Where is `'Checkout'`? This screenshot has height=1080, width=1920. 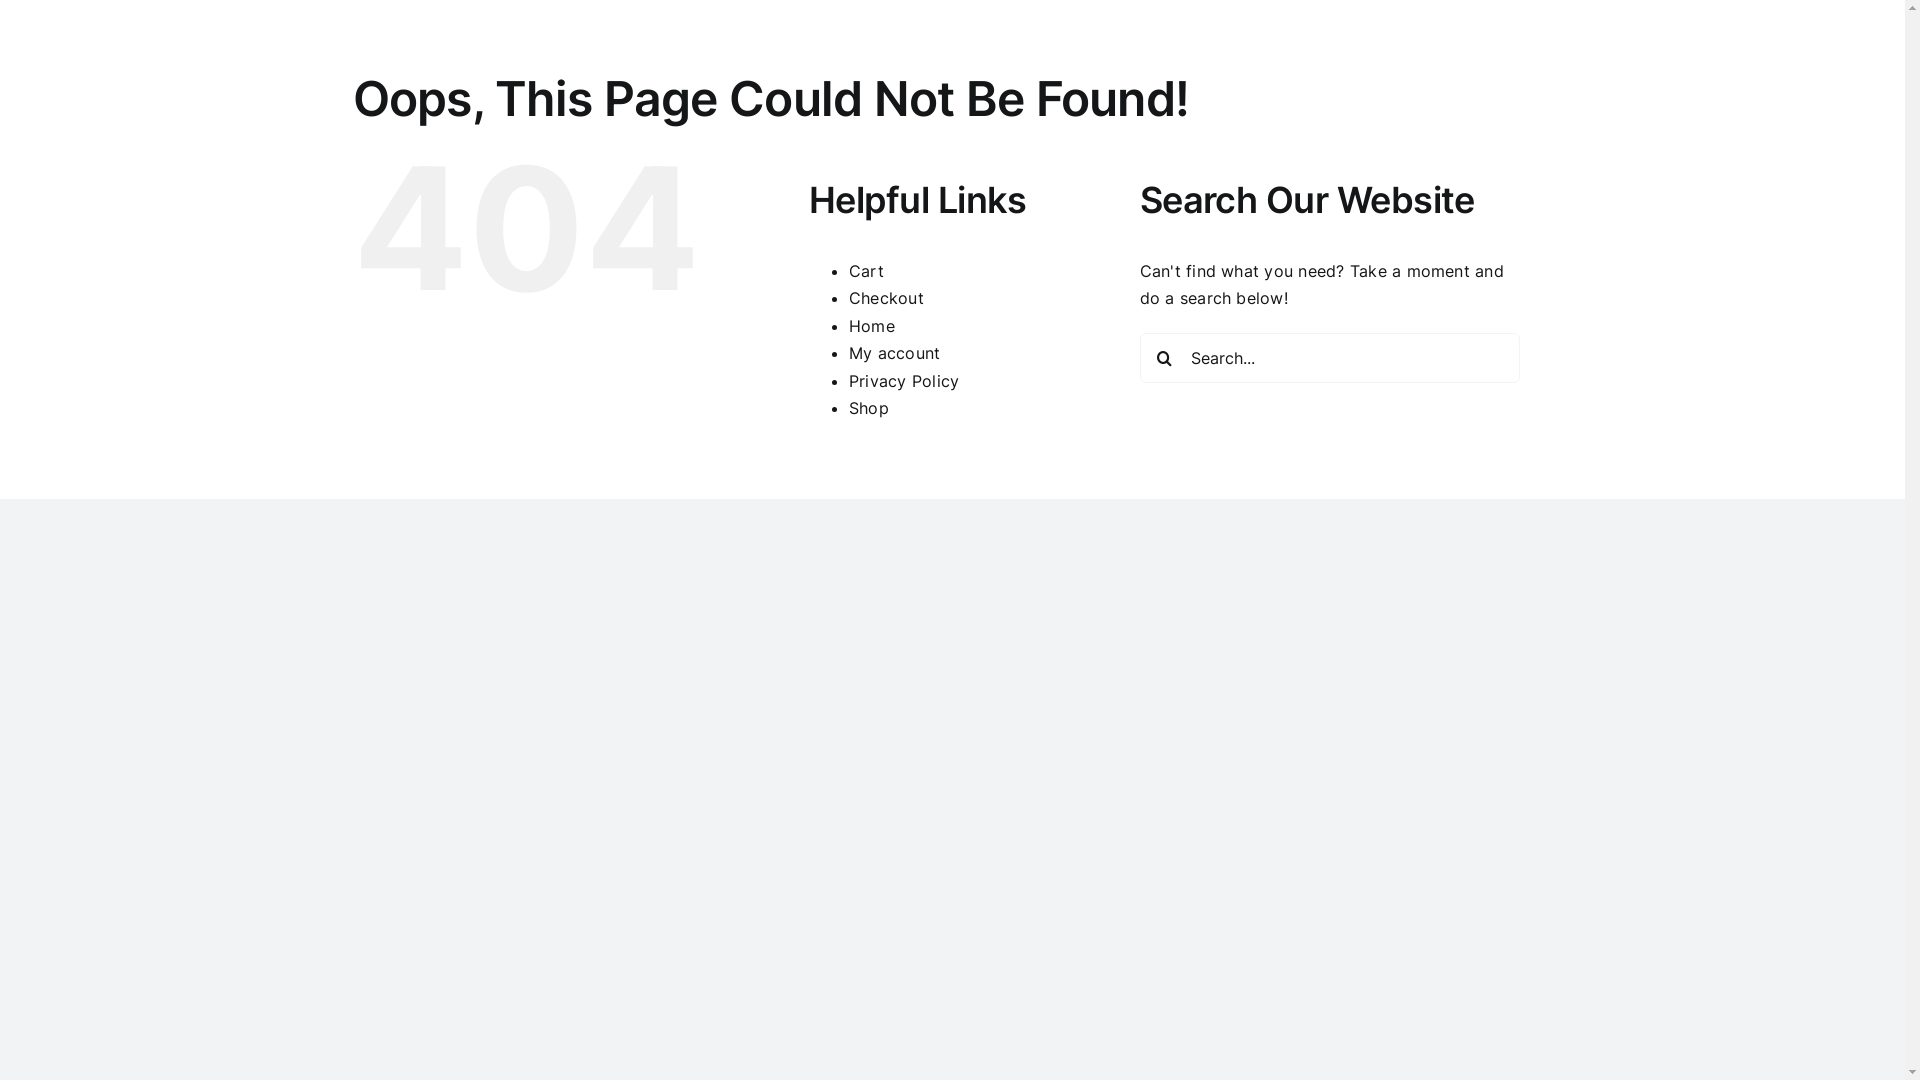 'Checkout' is located at coordinates (885, 297).